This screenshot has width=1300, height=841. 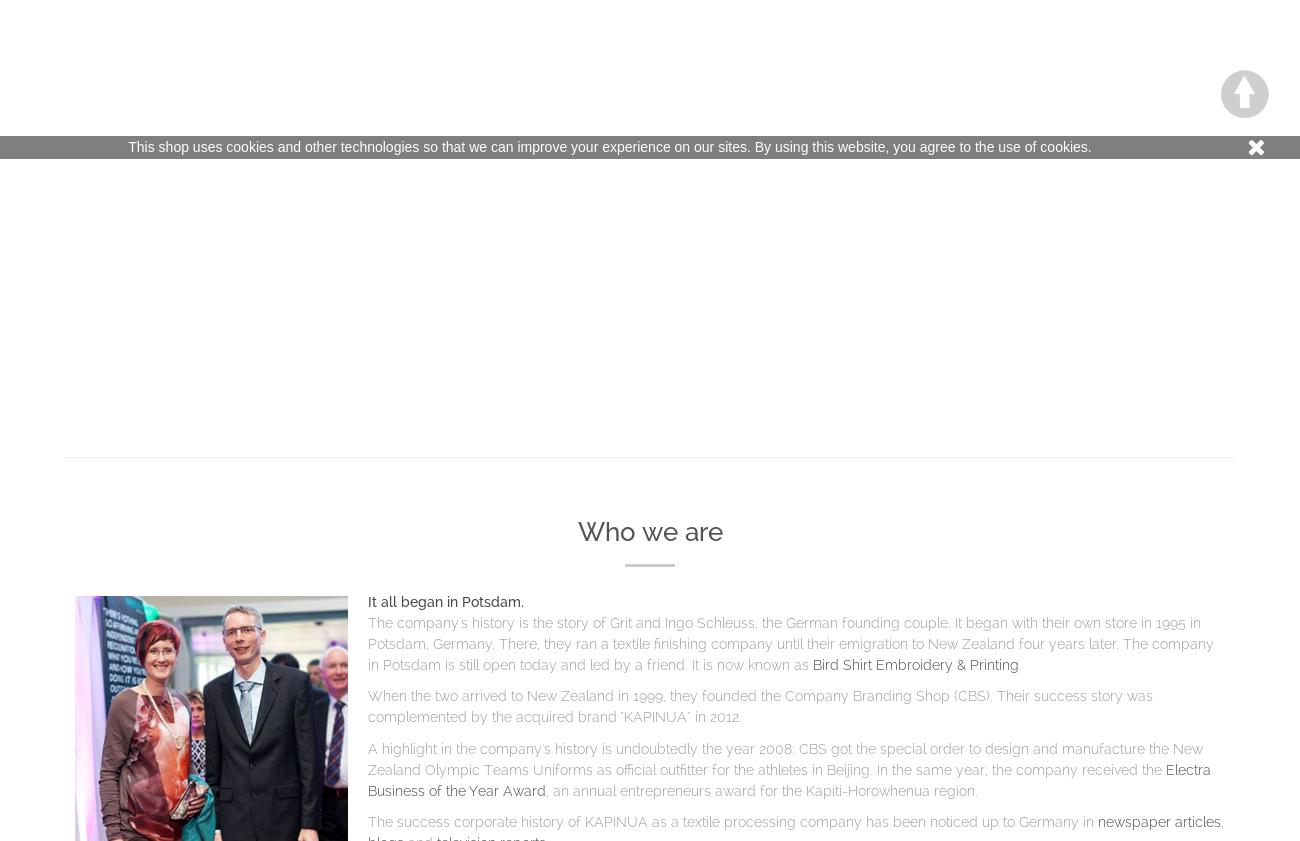 I want to click on 'in 2012.', so click(x=717, y=717).